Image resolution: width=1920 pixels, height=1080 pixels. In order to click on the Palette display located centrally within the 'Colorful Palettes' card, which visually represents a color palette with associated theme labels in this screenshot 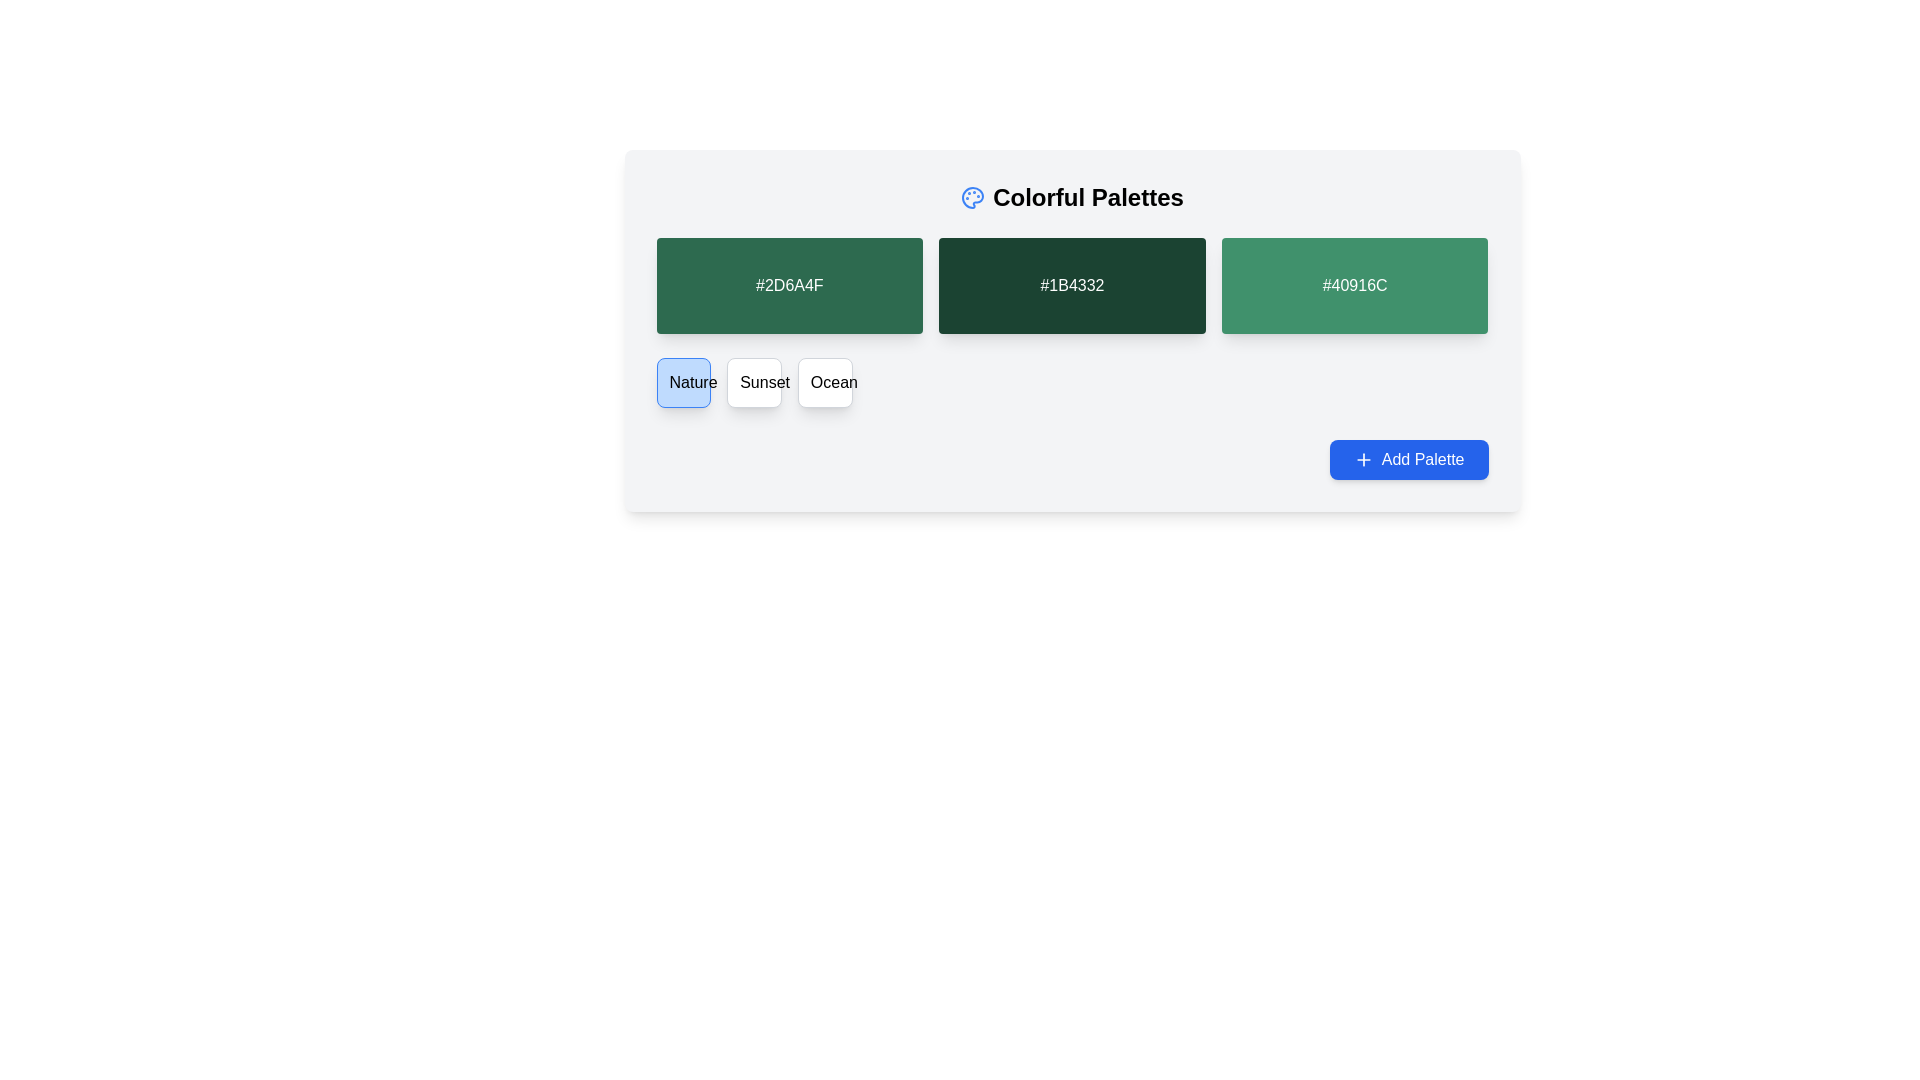, I will do `click(1071, 357)`.